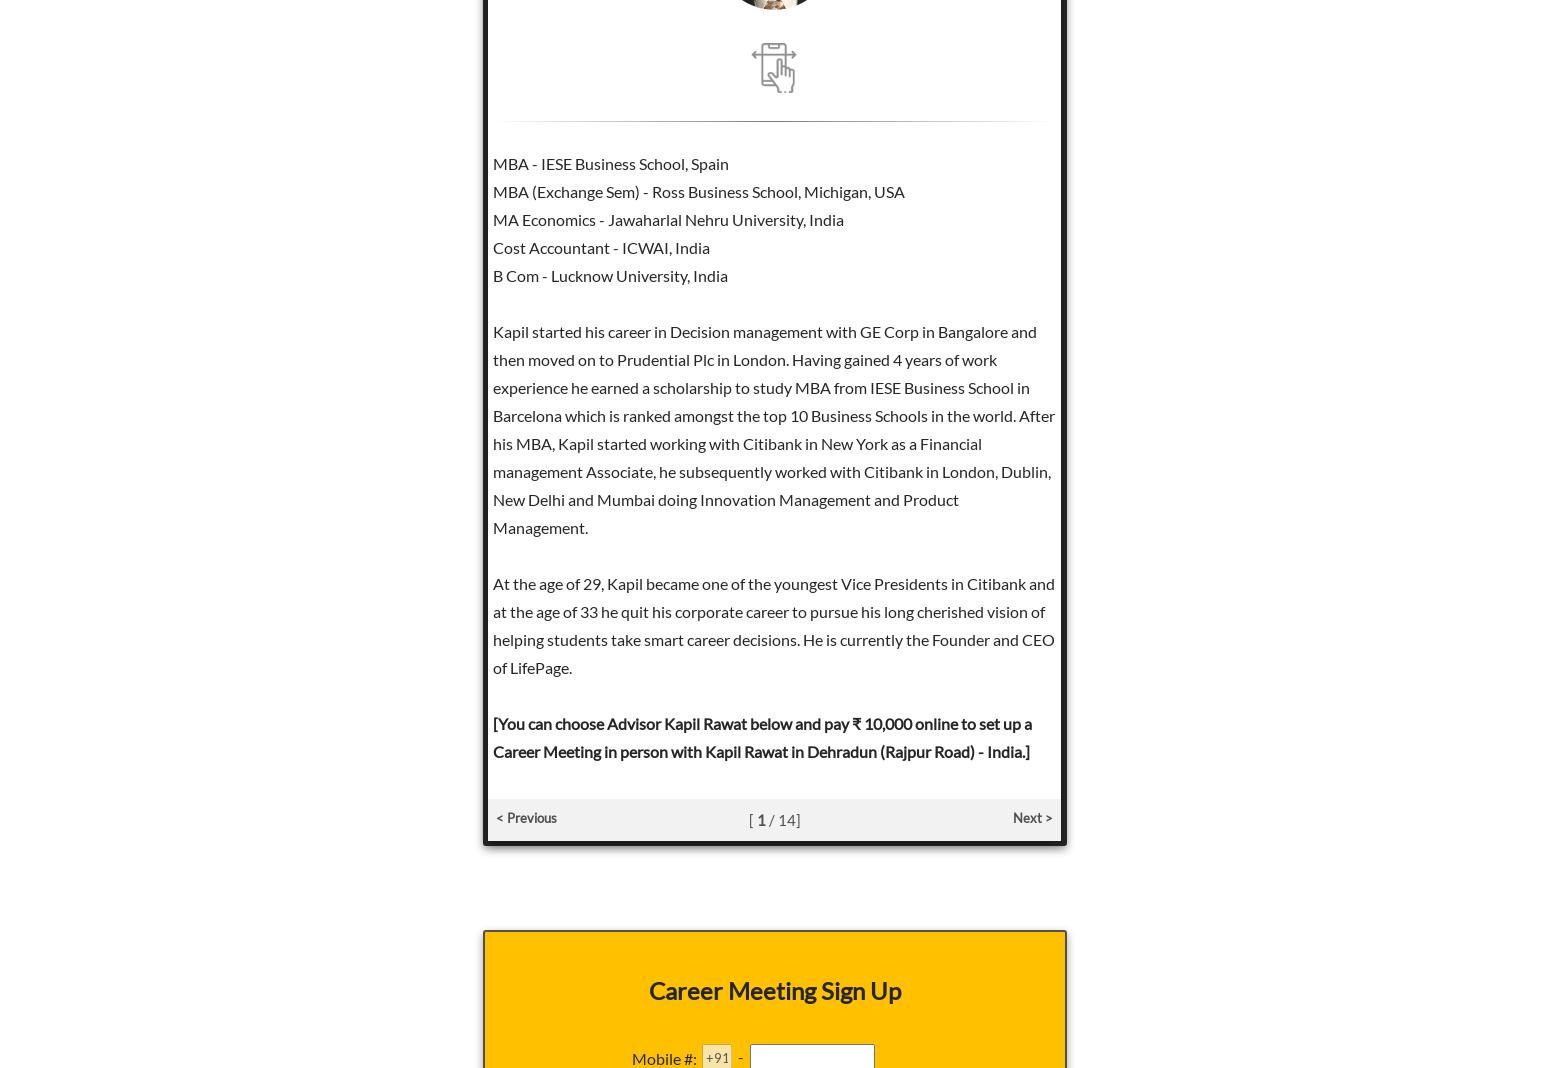 Image resolution: width=1550 pixels, height=1068 pixels. Describe the element at coordinates (760, 819) in the screenshot. I see `'1'` at that location.